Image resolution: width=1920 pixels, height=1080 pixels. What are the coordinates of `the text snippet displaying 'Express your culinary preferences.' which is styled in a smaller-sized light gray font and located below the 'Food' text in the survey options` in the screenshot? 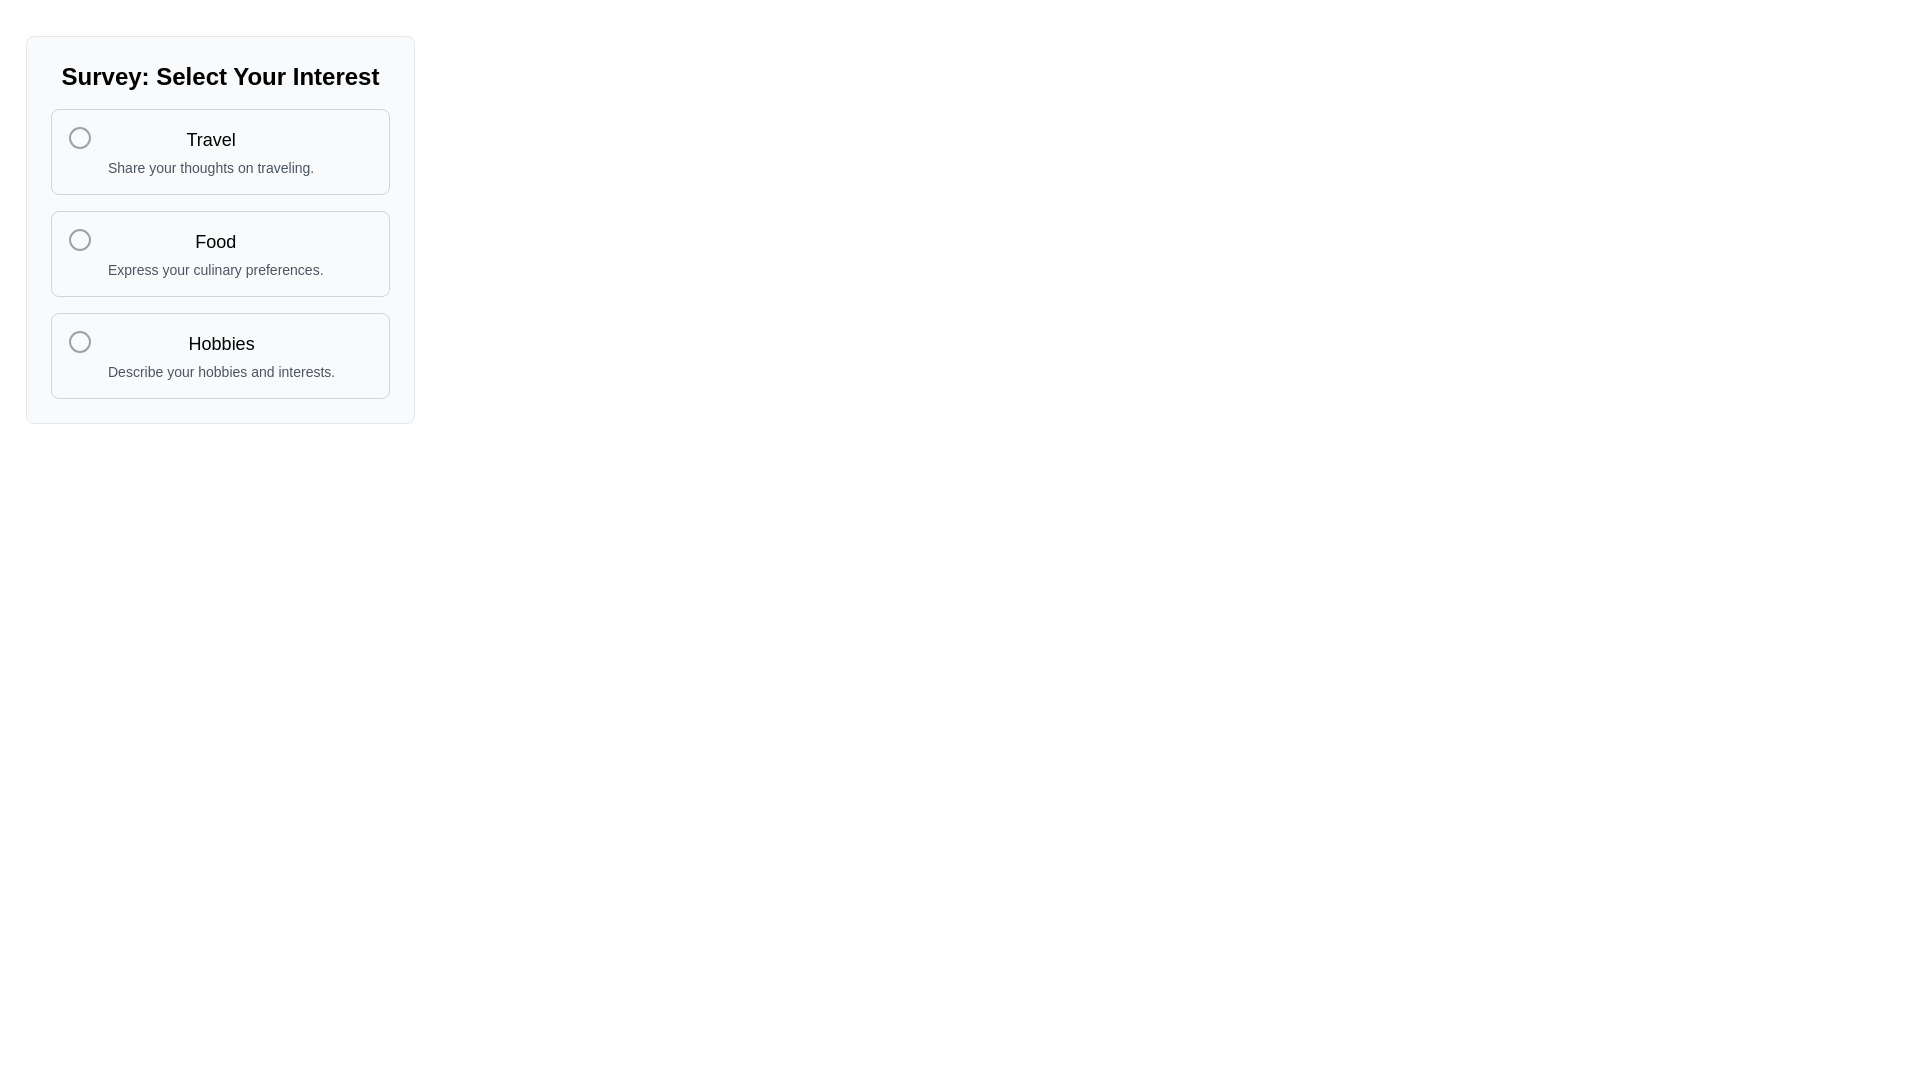 It's located at (215, 270).